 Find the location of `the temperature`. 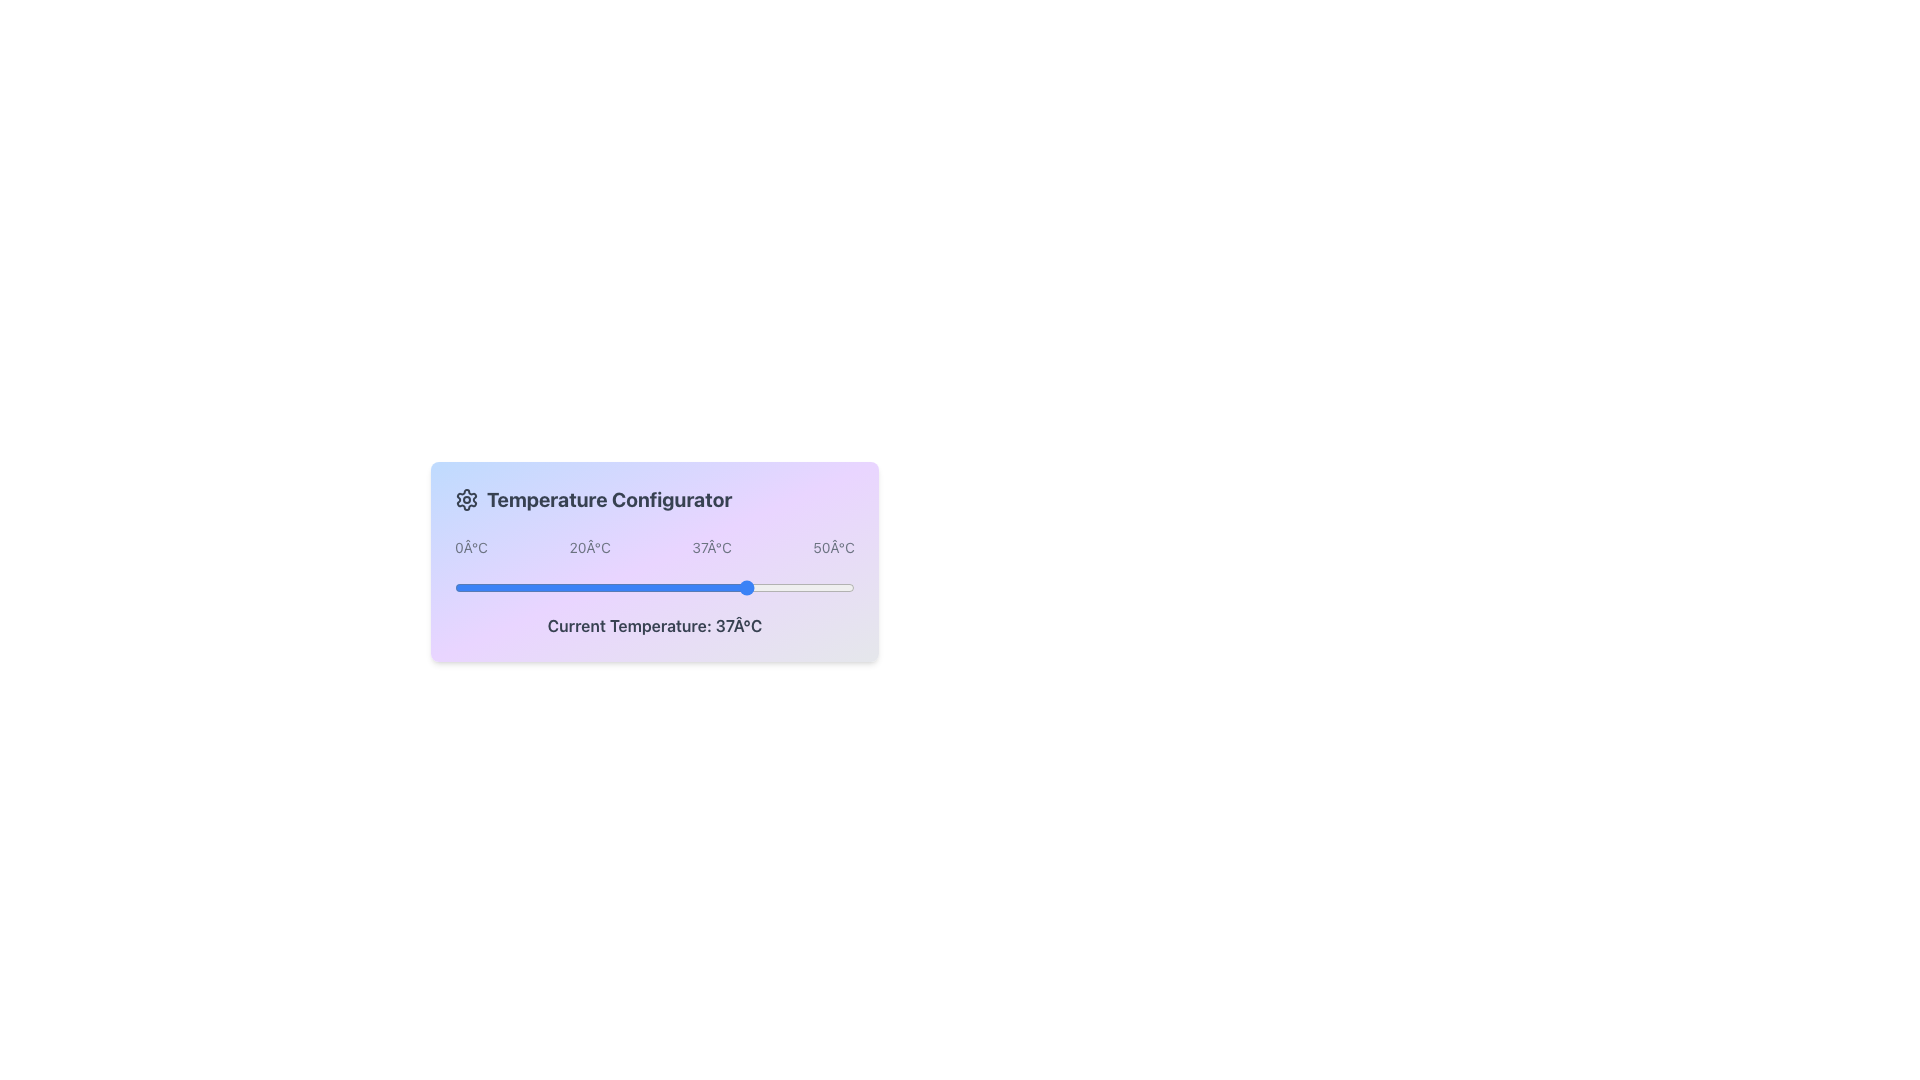

the temperature is located at coordinates (830, 586).